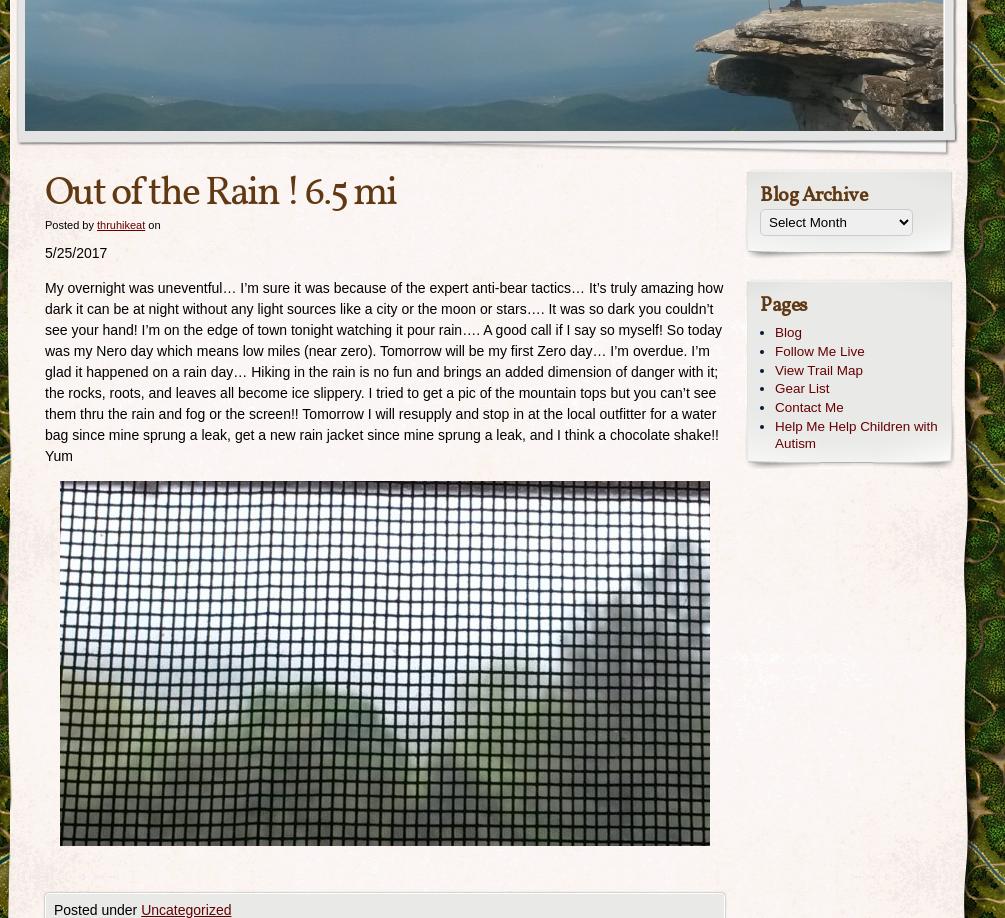 This screenshot has height=918, width=1005. Describe the element at coordinates (219, 193) in the screenshot. I see `'Out of the Rain ! 6.5 mi'` at that location.